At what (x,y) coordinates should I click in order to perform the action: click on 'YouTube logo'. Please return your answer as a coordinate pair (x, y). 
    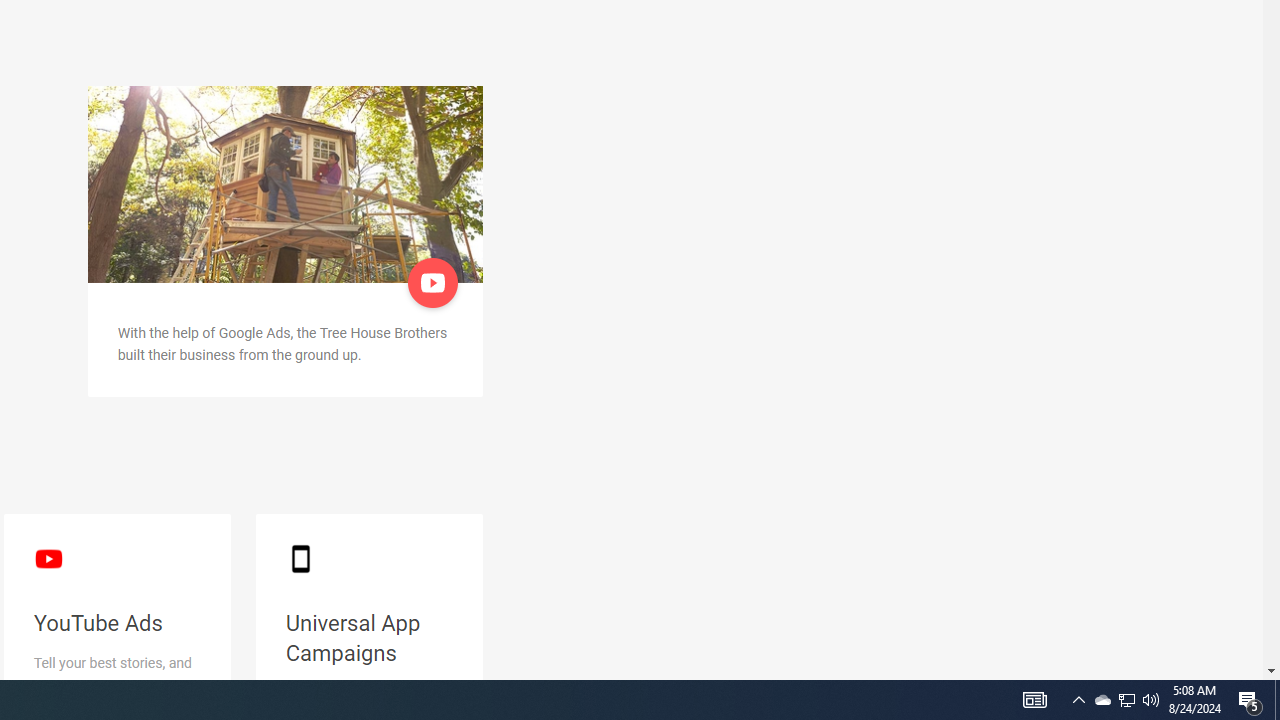
    Looking at the image, I should click on (48, 559).